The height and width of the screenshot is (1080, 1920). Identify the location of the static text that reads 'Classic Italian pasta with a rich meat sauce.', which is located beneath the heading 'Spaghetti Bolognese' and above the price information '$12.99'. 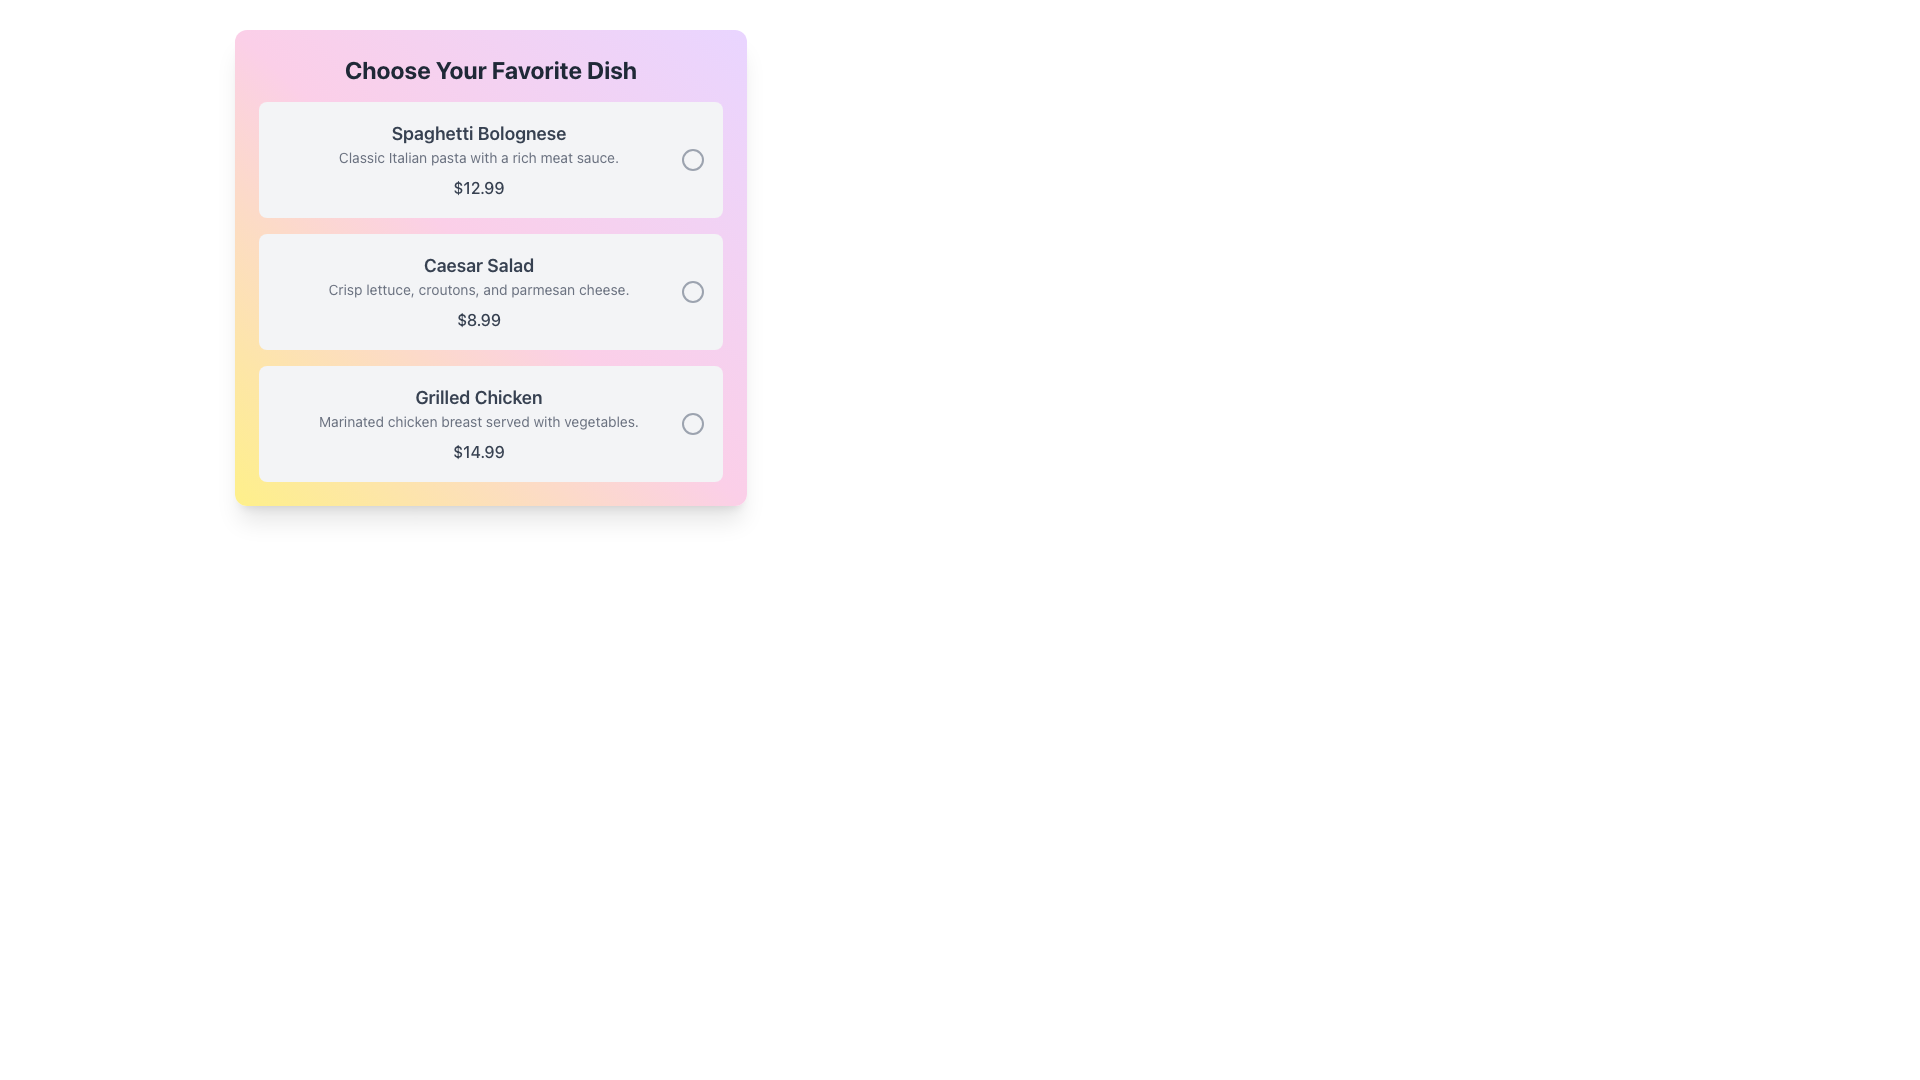
(478, 157).